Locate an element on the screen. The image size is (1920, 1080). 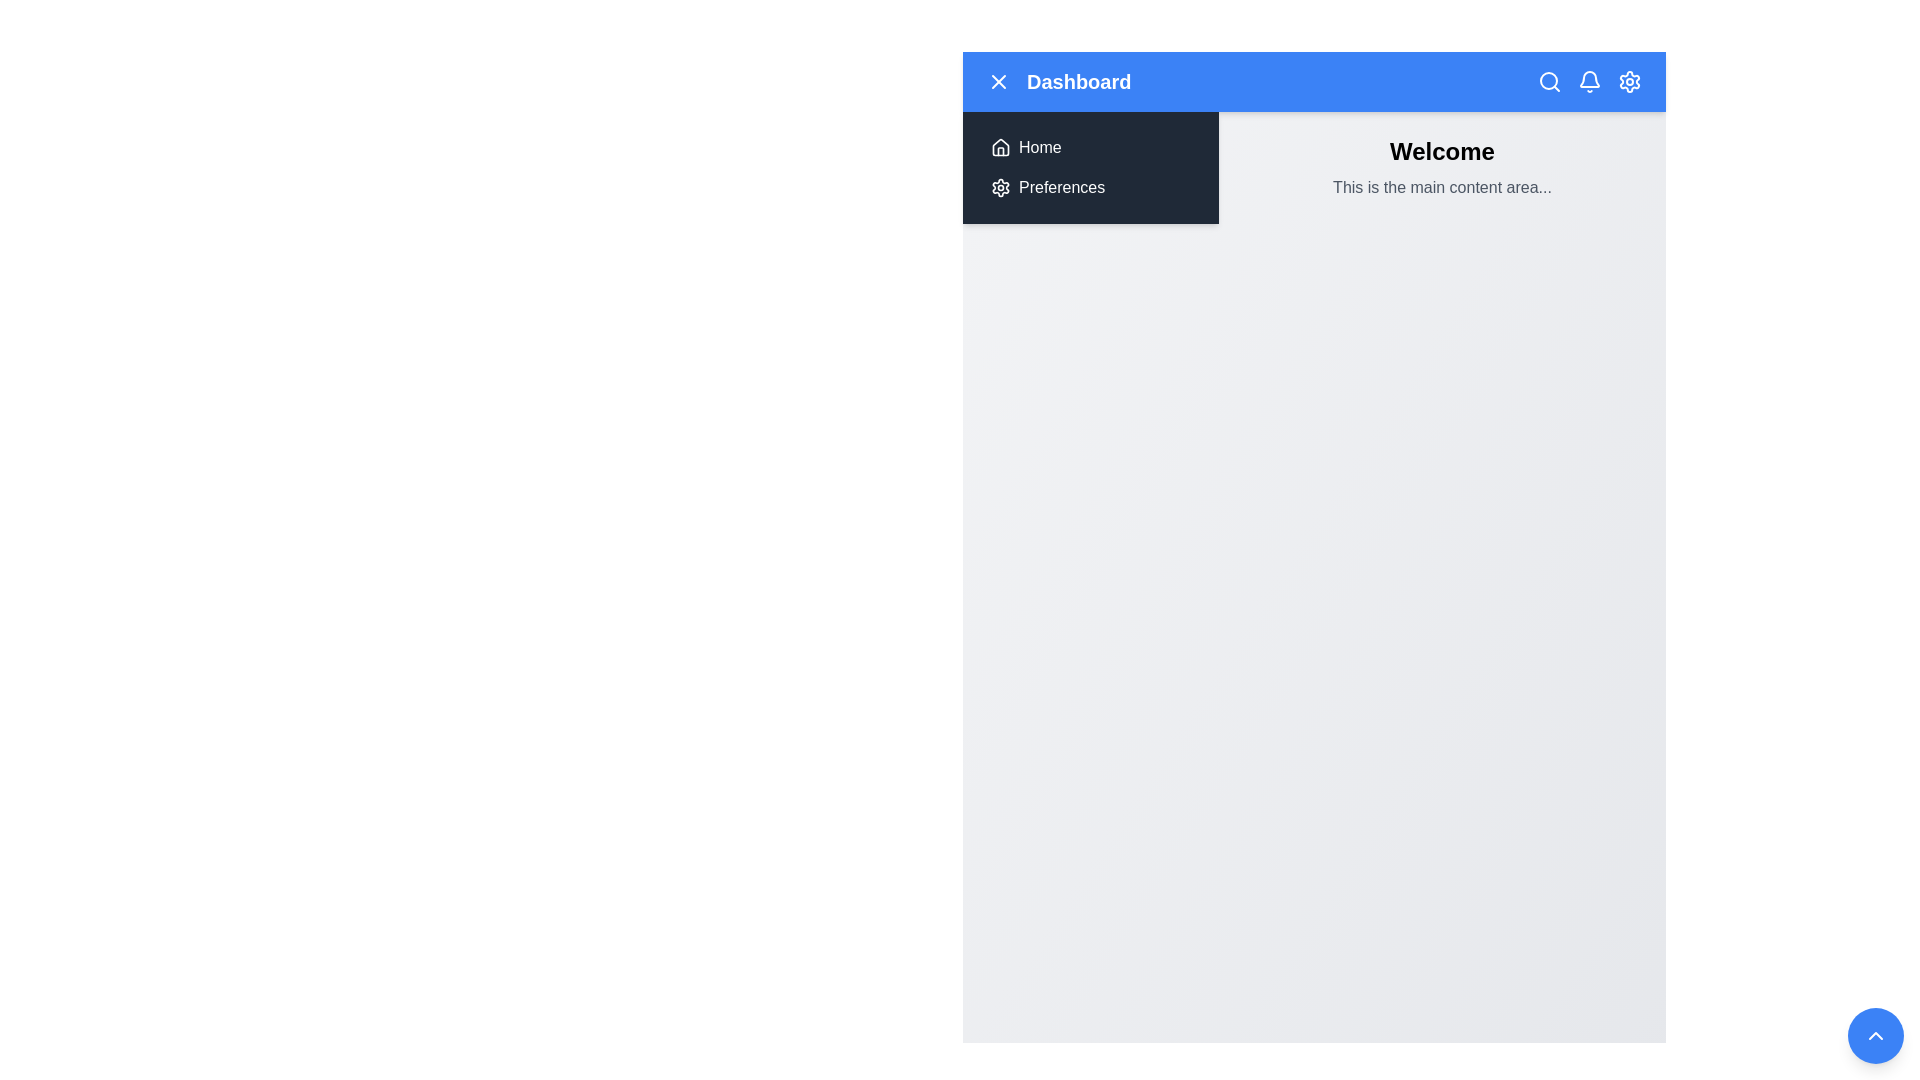
the 'Preferences' menu item located in the left-hand navigation panel, styled with a dark background and white text, positioned directly below 'Home' is located at coordinates (1089, 188).